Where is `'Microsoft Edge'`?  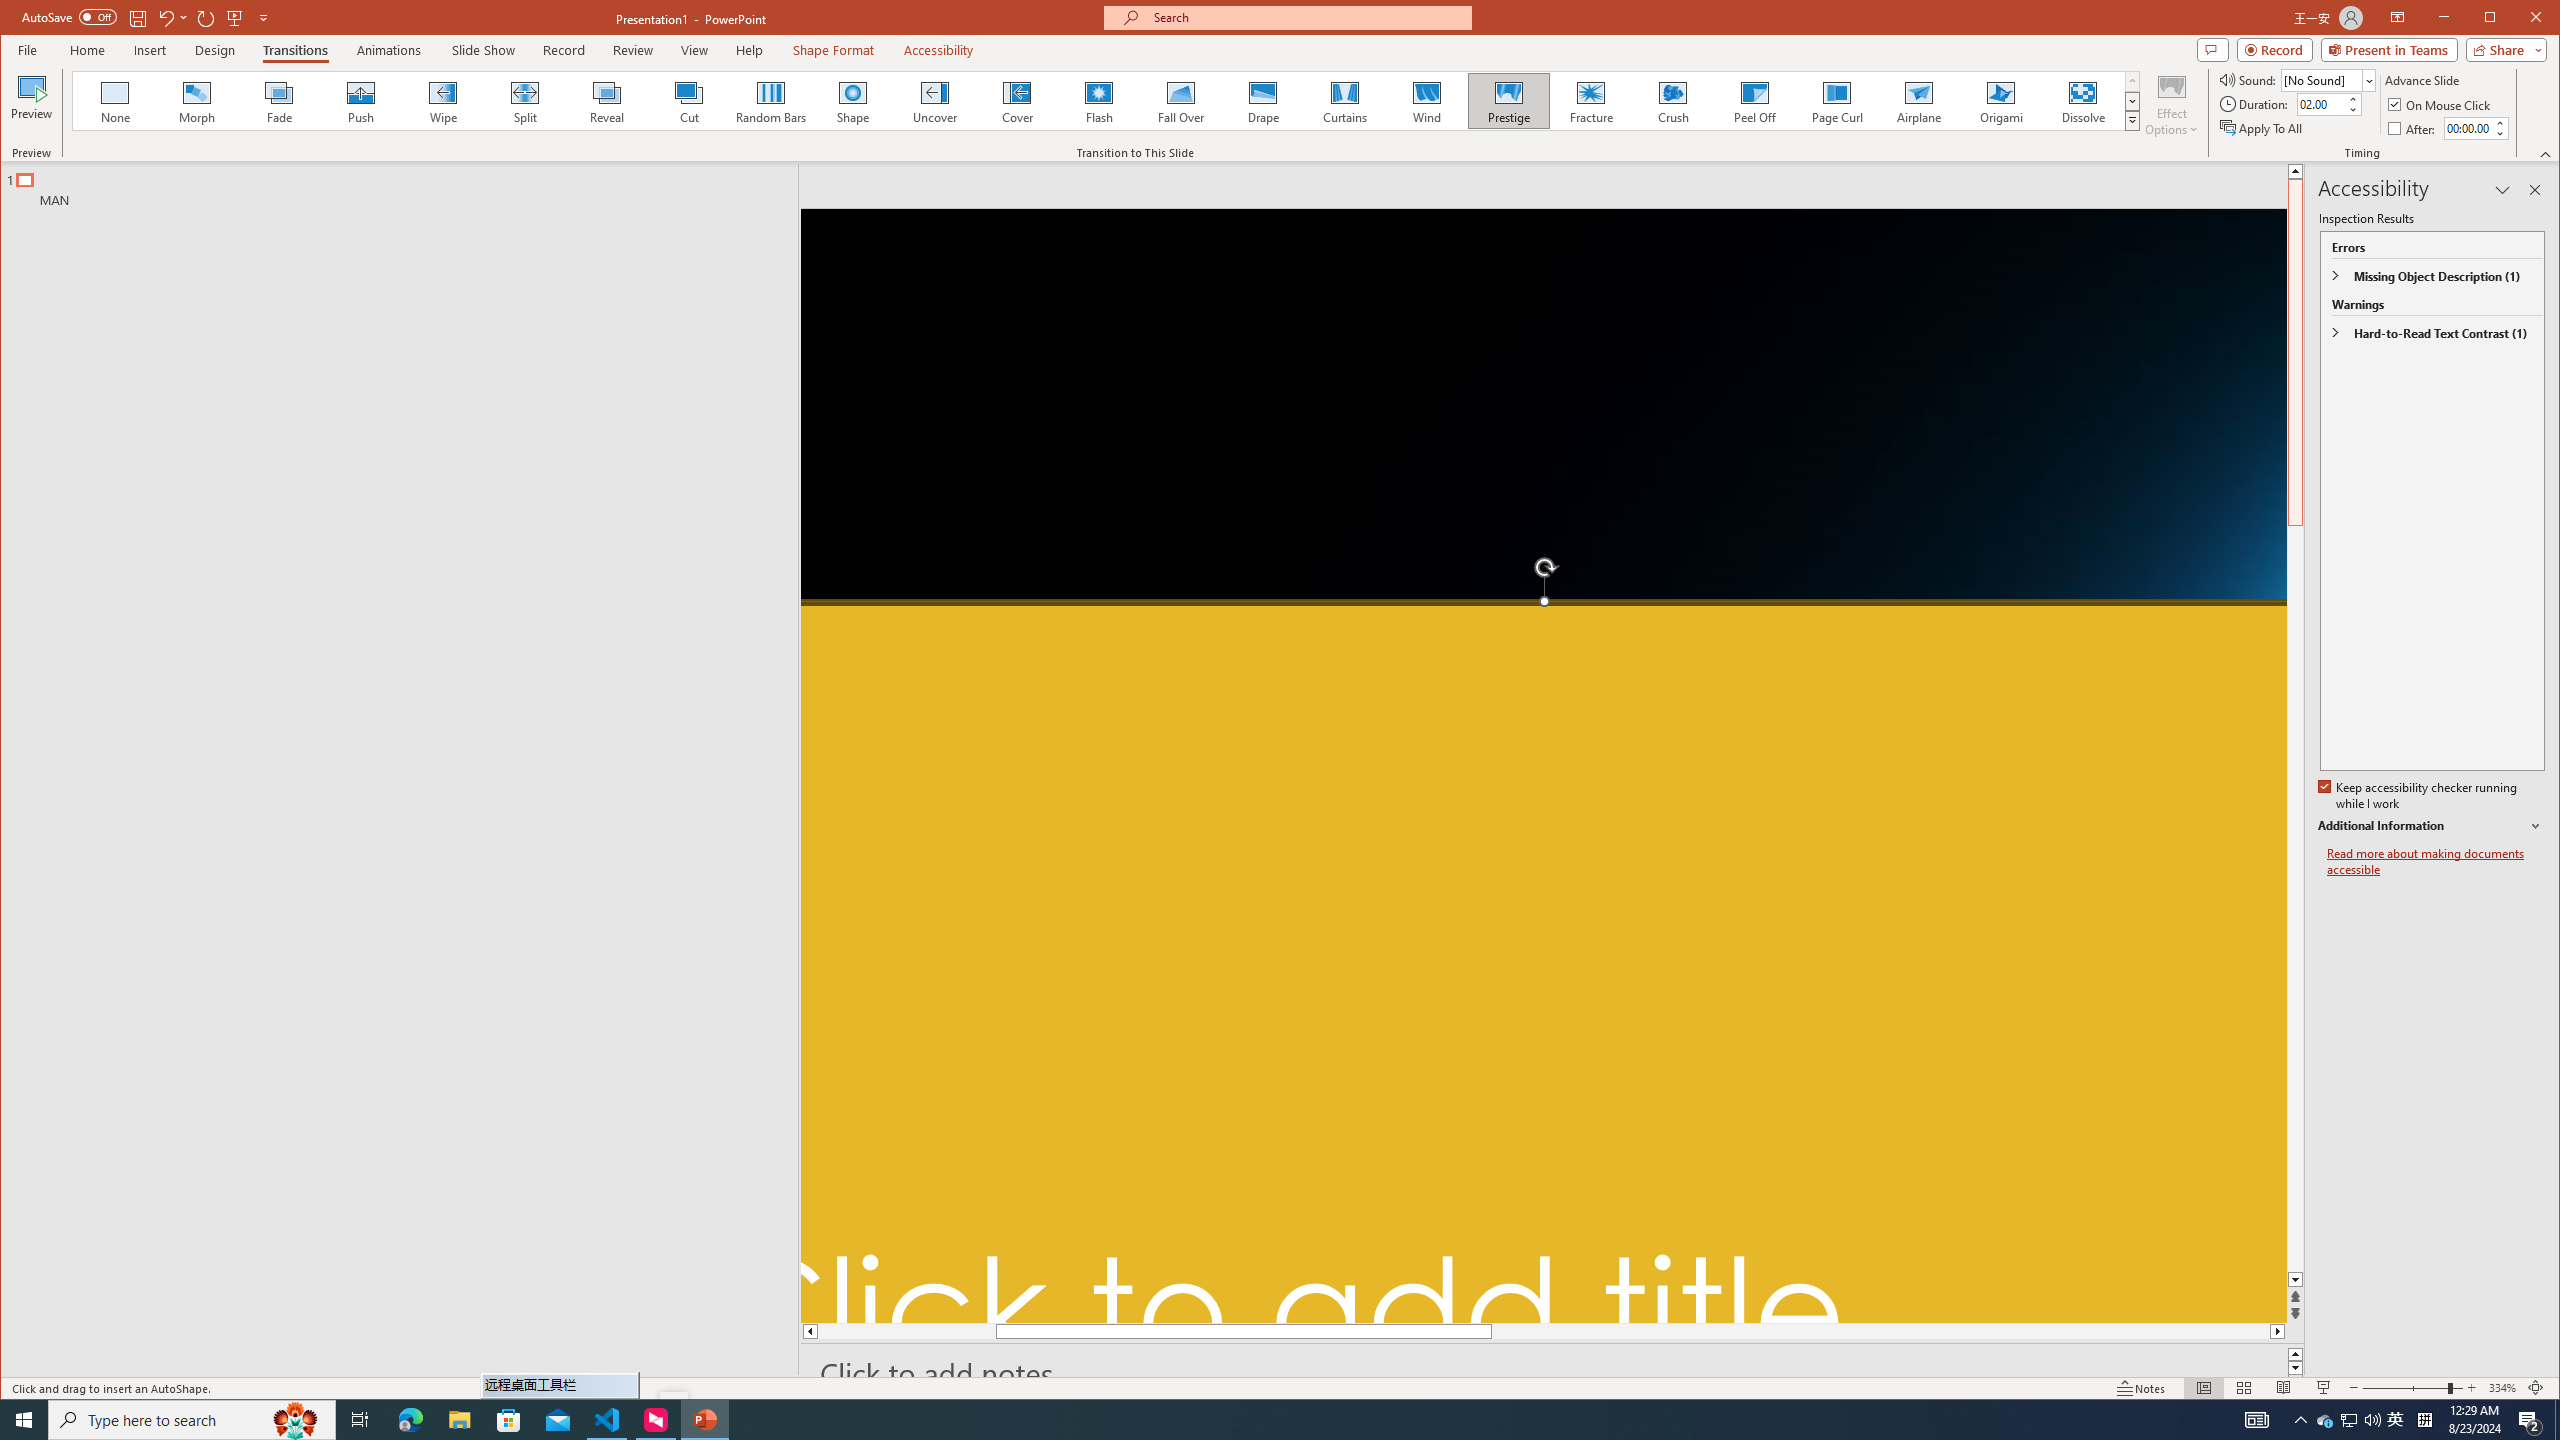 'Microsoft Edge' is located at coordinates (409, 1418).